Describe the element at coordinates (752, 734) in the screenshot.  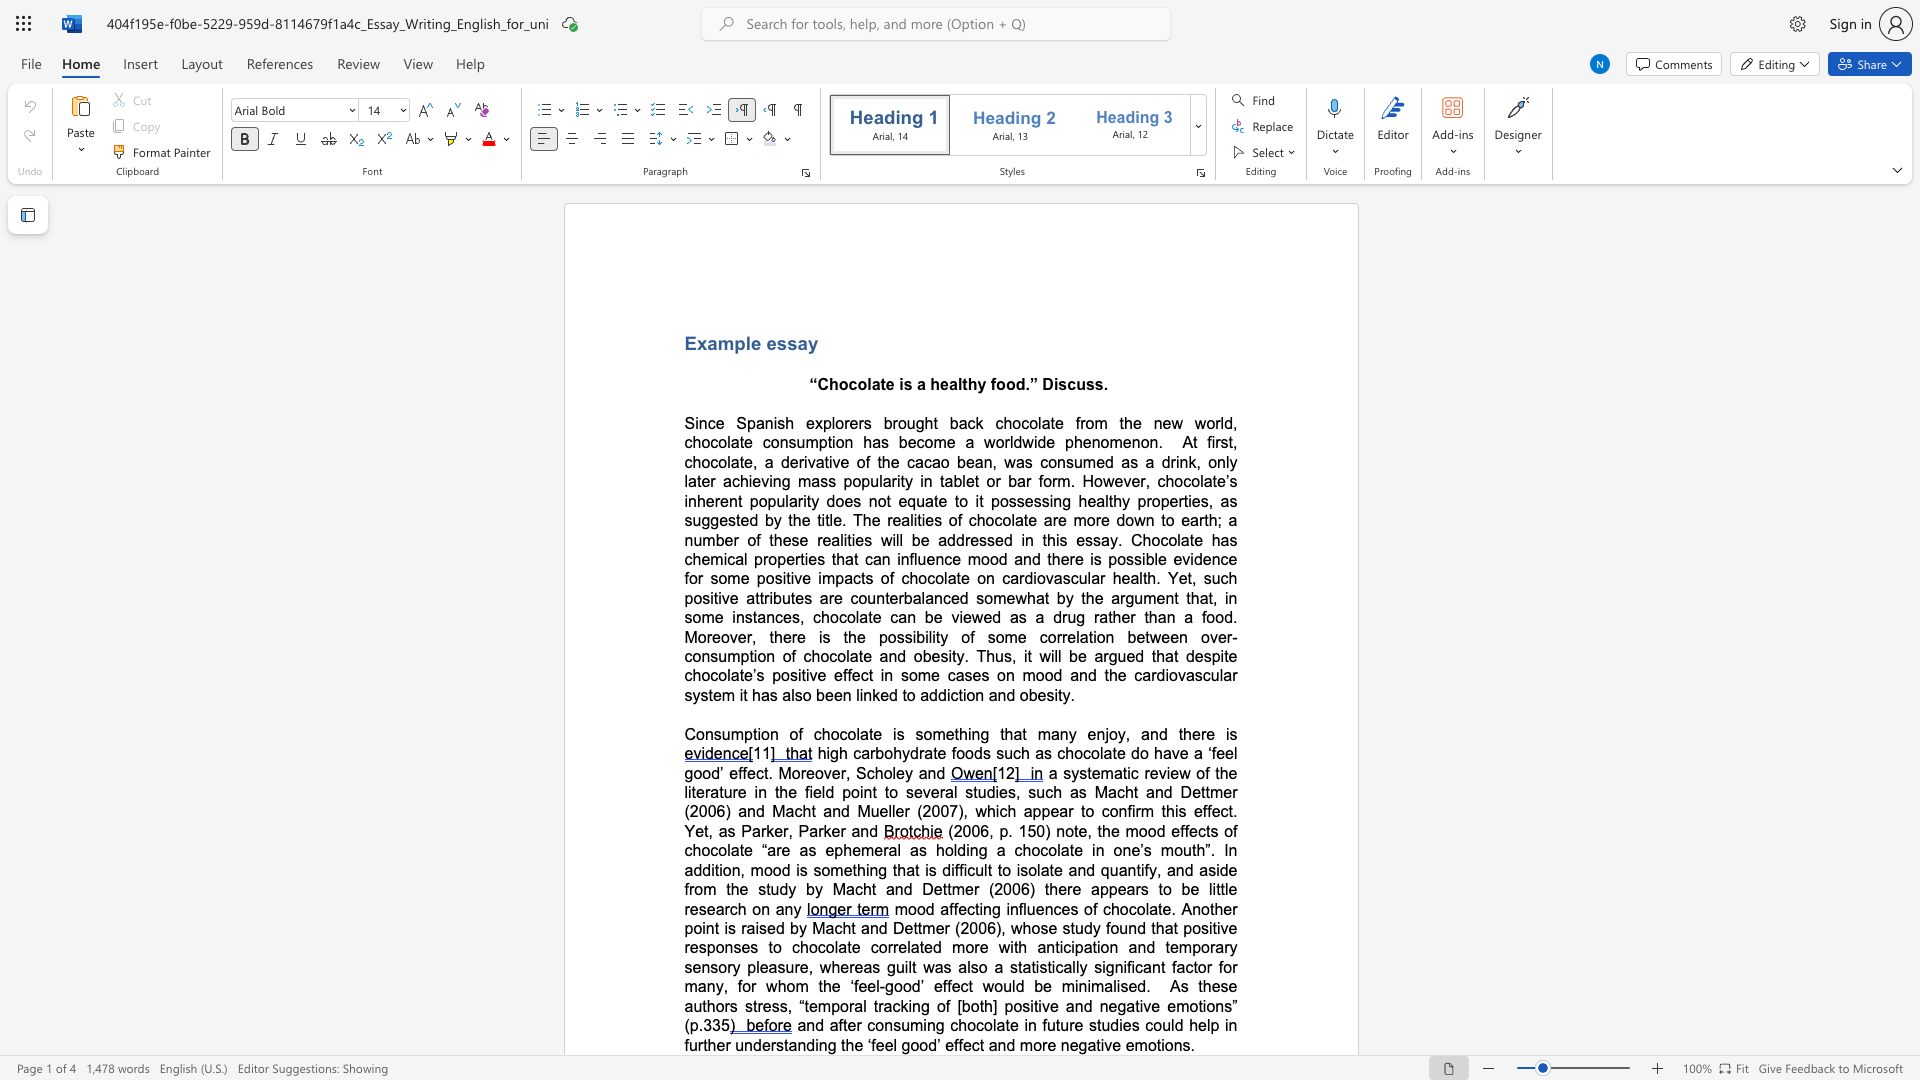
I see `the subset text "tion of chocolate i" within the text "Consumption of chocolate is something that many enjoy, and there is"` at that location.